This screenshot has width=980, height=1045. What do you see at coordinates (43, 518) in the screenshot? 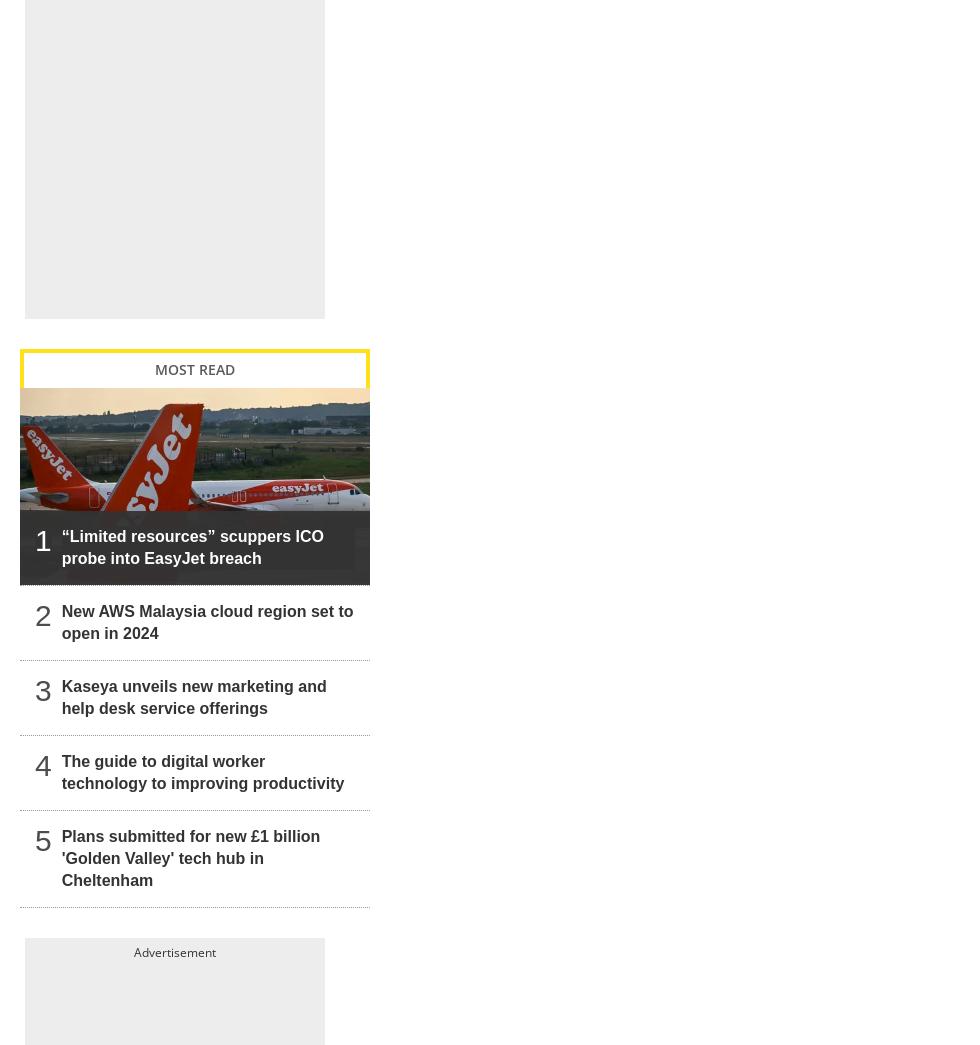
I see `'1'` at bounding box center [43, 518].